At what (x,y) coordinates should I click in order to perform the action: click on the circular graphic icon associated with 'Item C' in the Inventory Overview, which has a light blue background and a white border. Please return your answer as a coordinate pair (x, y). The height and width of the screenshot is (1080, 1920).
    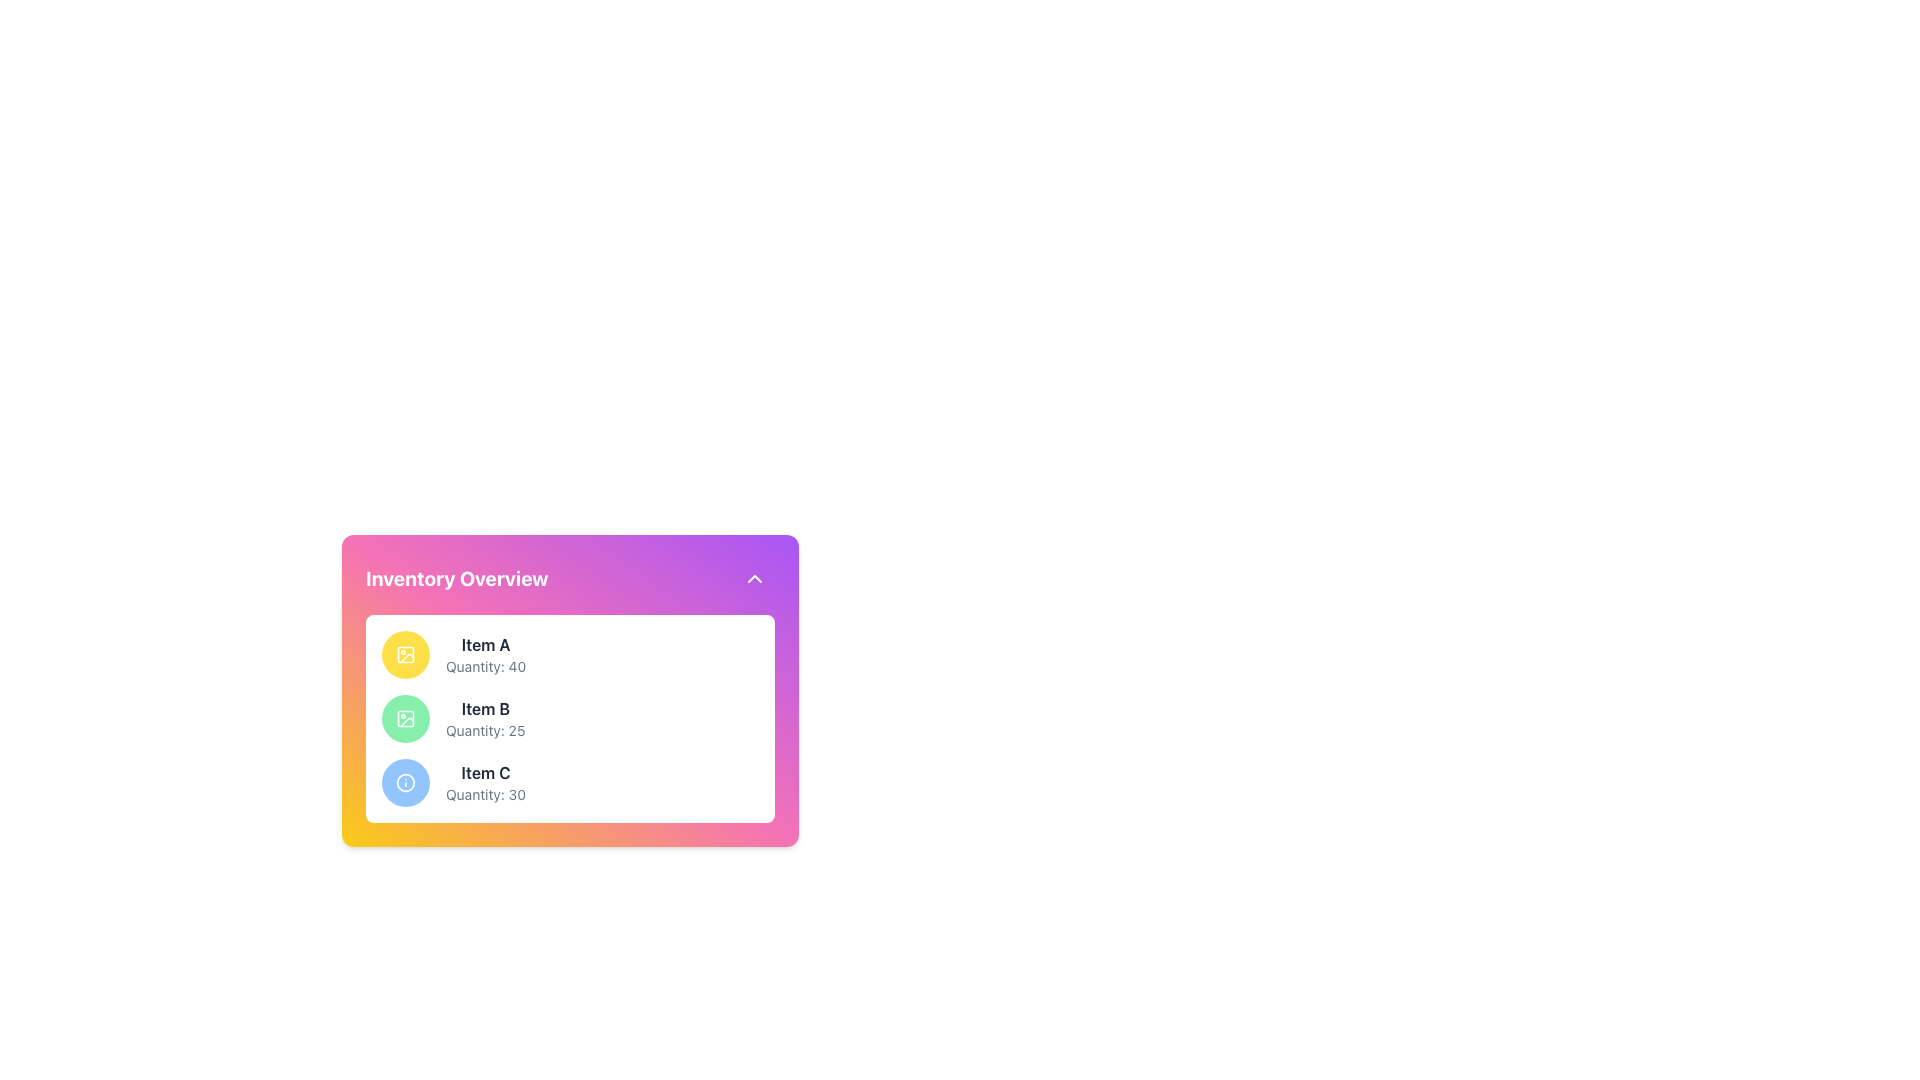
    Looking at the image, I should click on (405, 782).